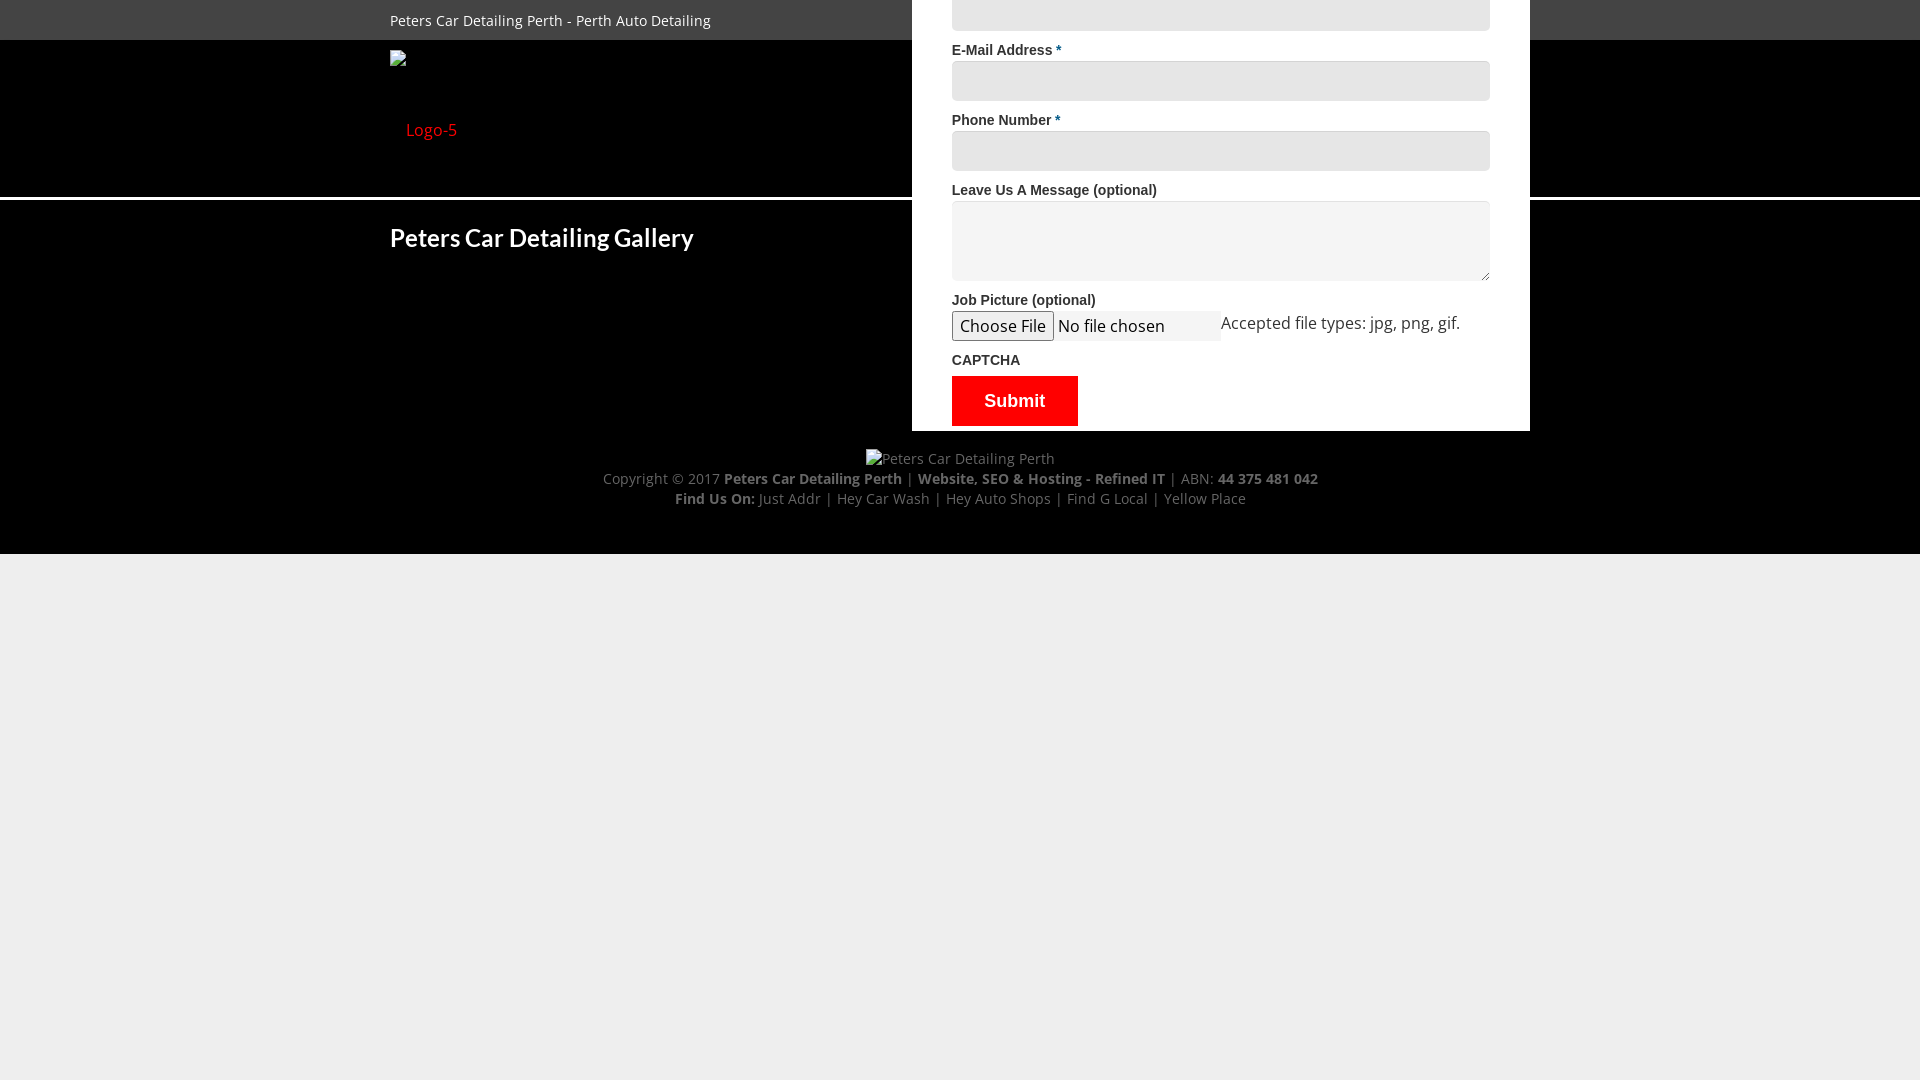 This screenshot has width=1920, height=1080. I want to click on 'Website, SEO & Hosting - Refined IT', so click(1040, 478).